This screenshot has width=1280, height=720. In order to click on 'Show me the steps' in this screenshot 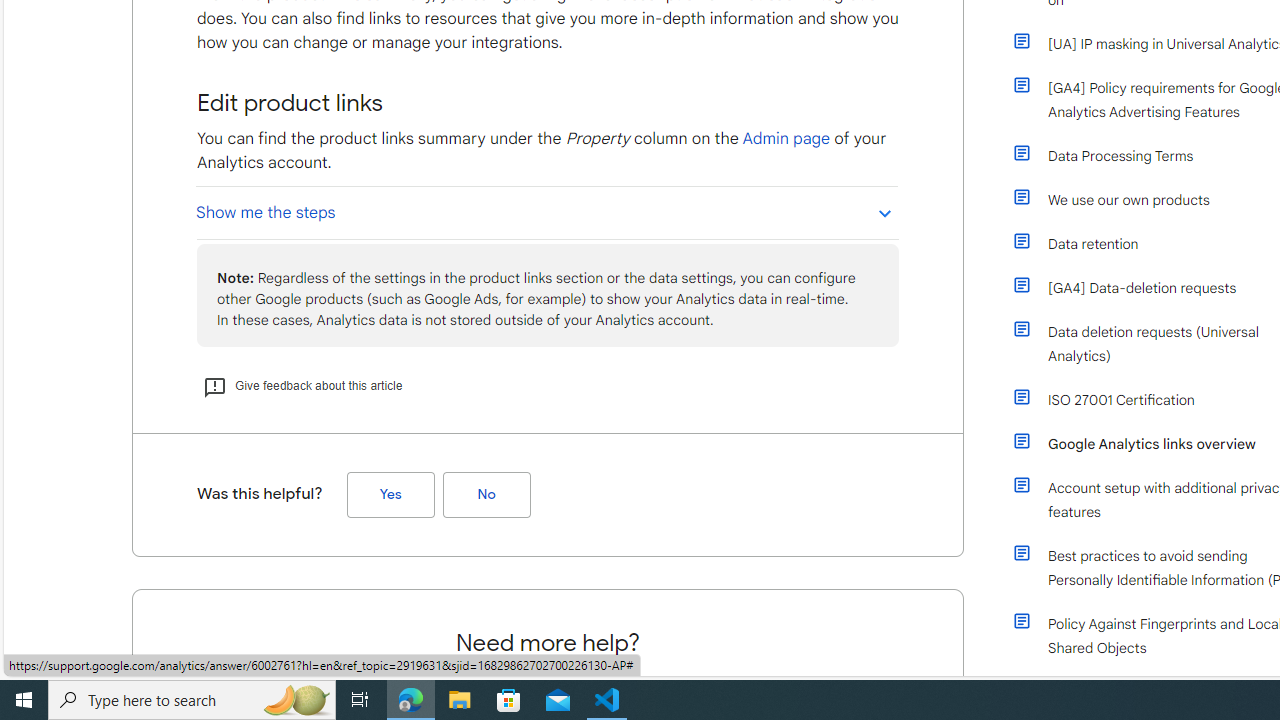, I will do `click(547, 212)`.